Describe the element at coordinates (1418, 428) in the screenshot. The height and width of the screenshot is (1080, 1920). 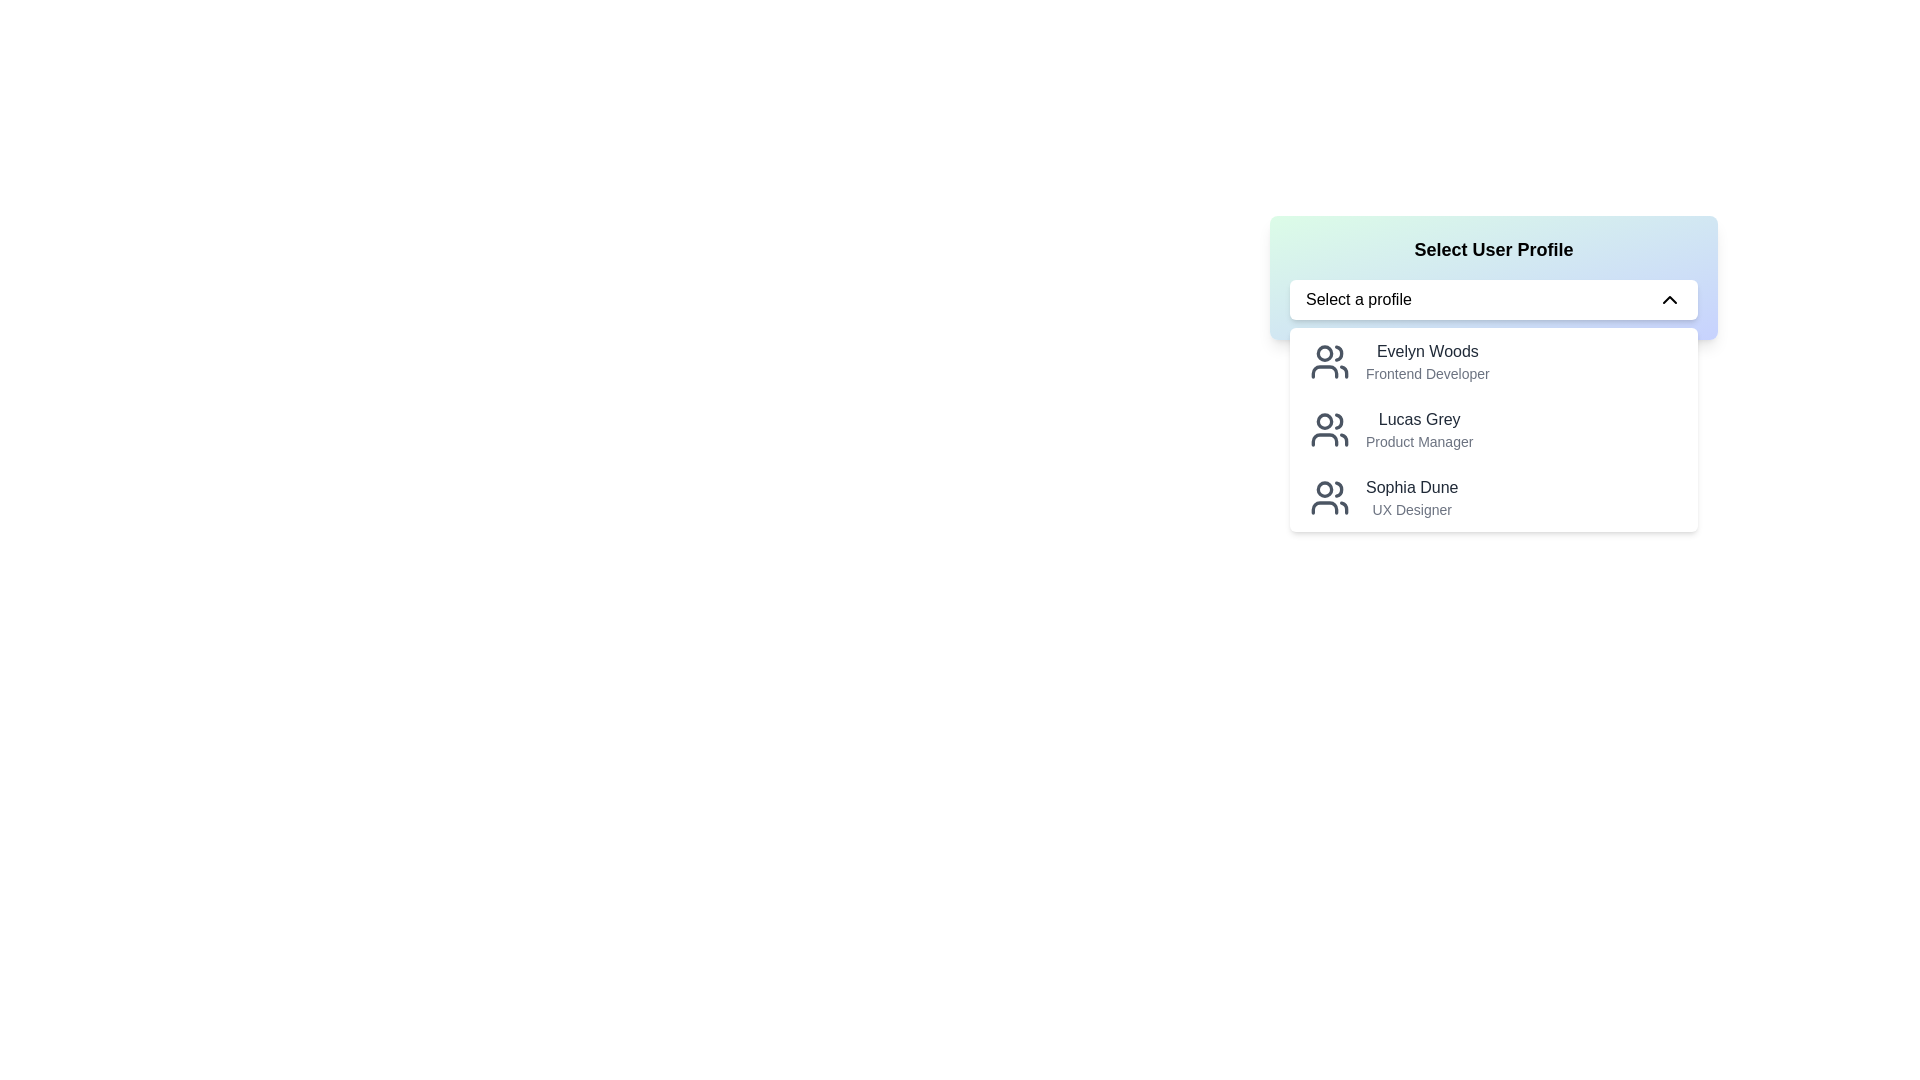
I see `the second item in the user profile selection list, which displays the name and title of an individual user` at that location.